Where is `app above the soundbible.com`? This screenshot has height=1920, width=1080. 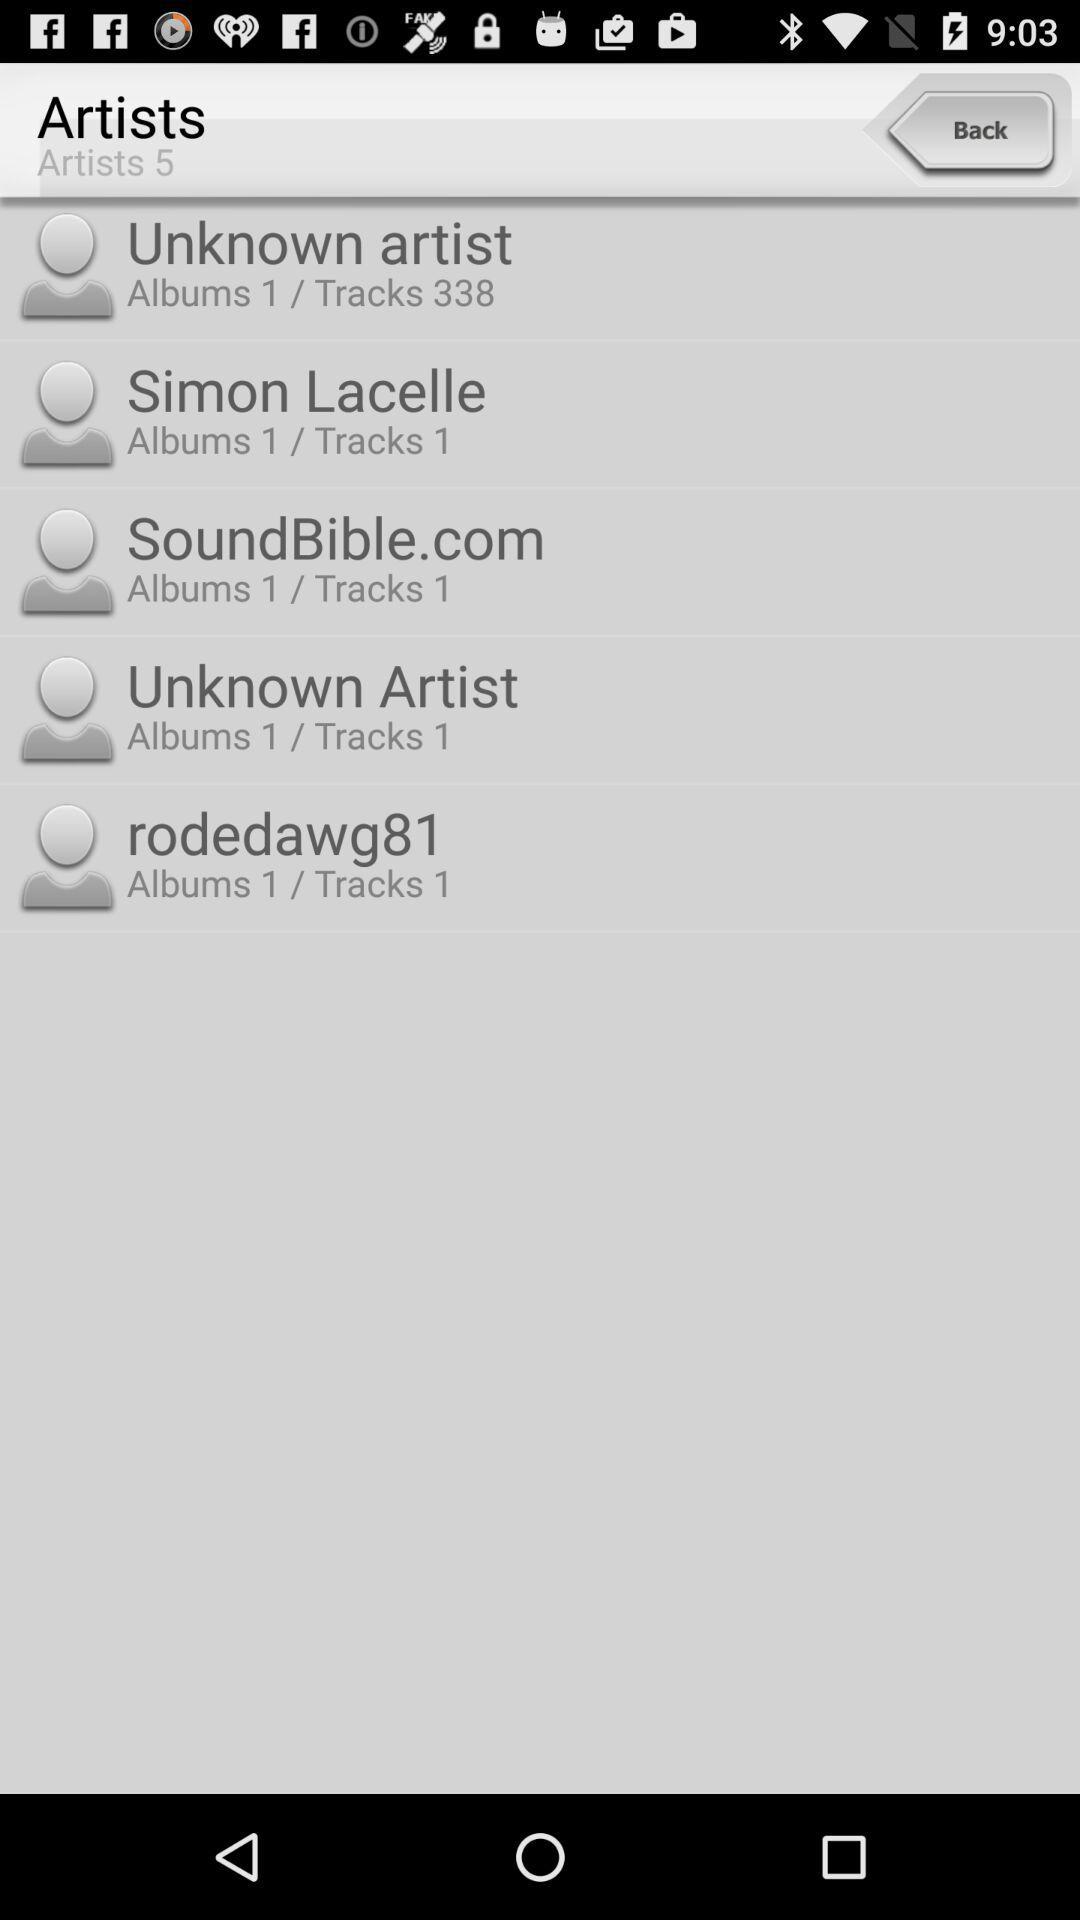 app above the soundbible.com is located at coordinates (598, 388).